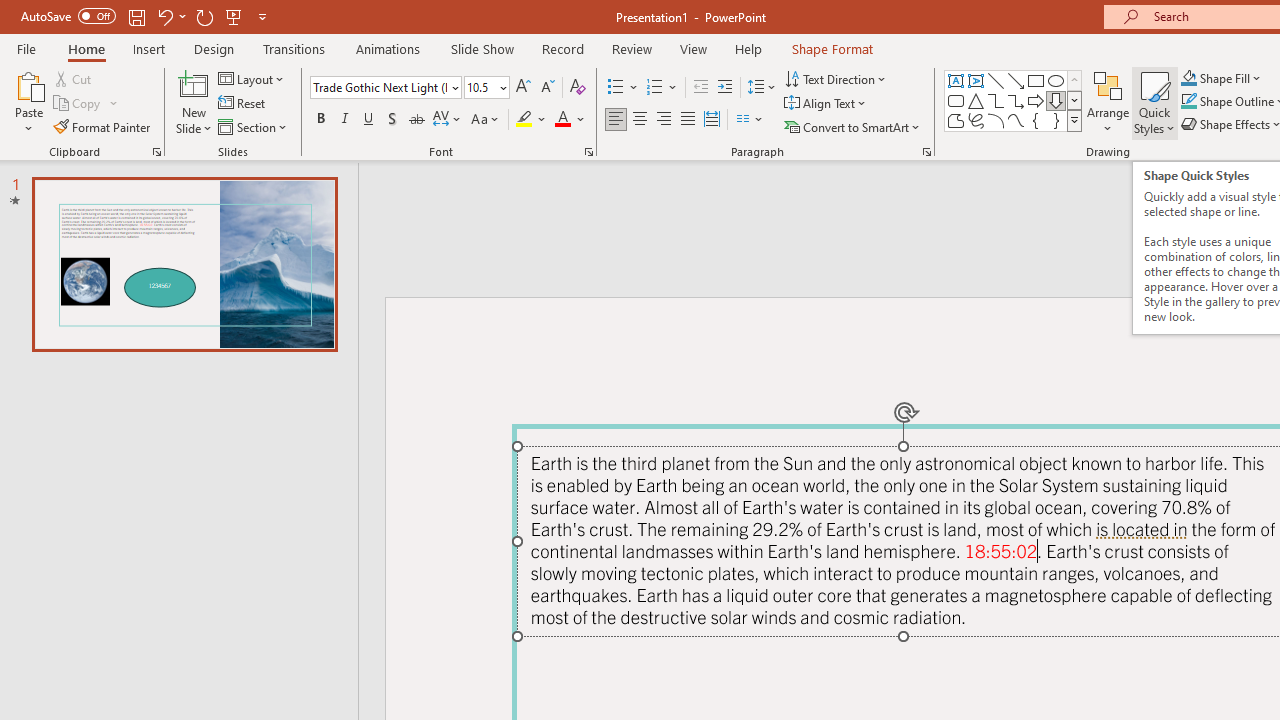 The width and height of the screenshot is (1280, 720). Describe the element at coordinates (976, 120) in the screenshot. I see `'Freeform: Scribble'` at that location.